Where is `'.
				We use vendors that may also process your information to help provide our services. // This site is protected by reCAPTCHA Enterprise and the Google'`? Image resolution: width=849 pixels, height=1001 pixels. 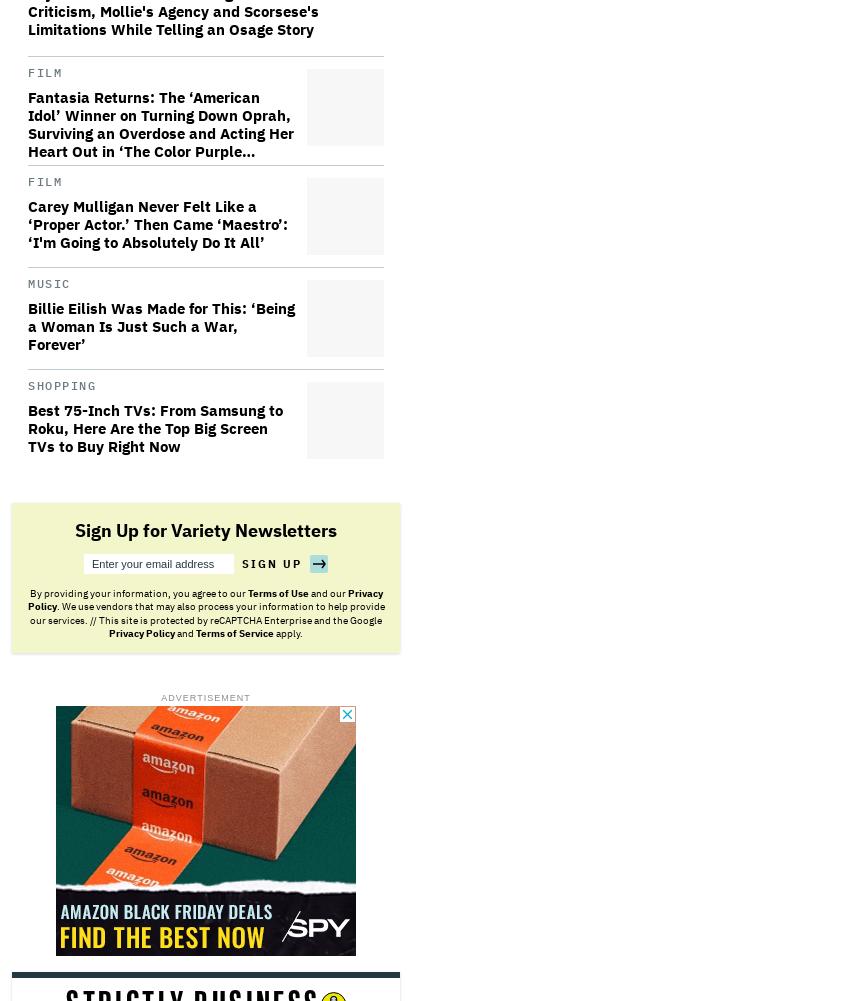
'.
				We use vendors that may also process your information to help provide our services. // This site is protected by reCAPTCHA Enterprise and the Google' is located at coordinates (205, 613).